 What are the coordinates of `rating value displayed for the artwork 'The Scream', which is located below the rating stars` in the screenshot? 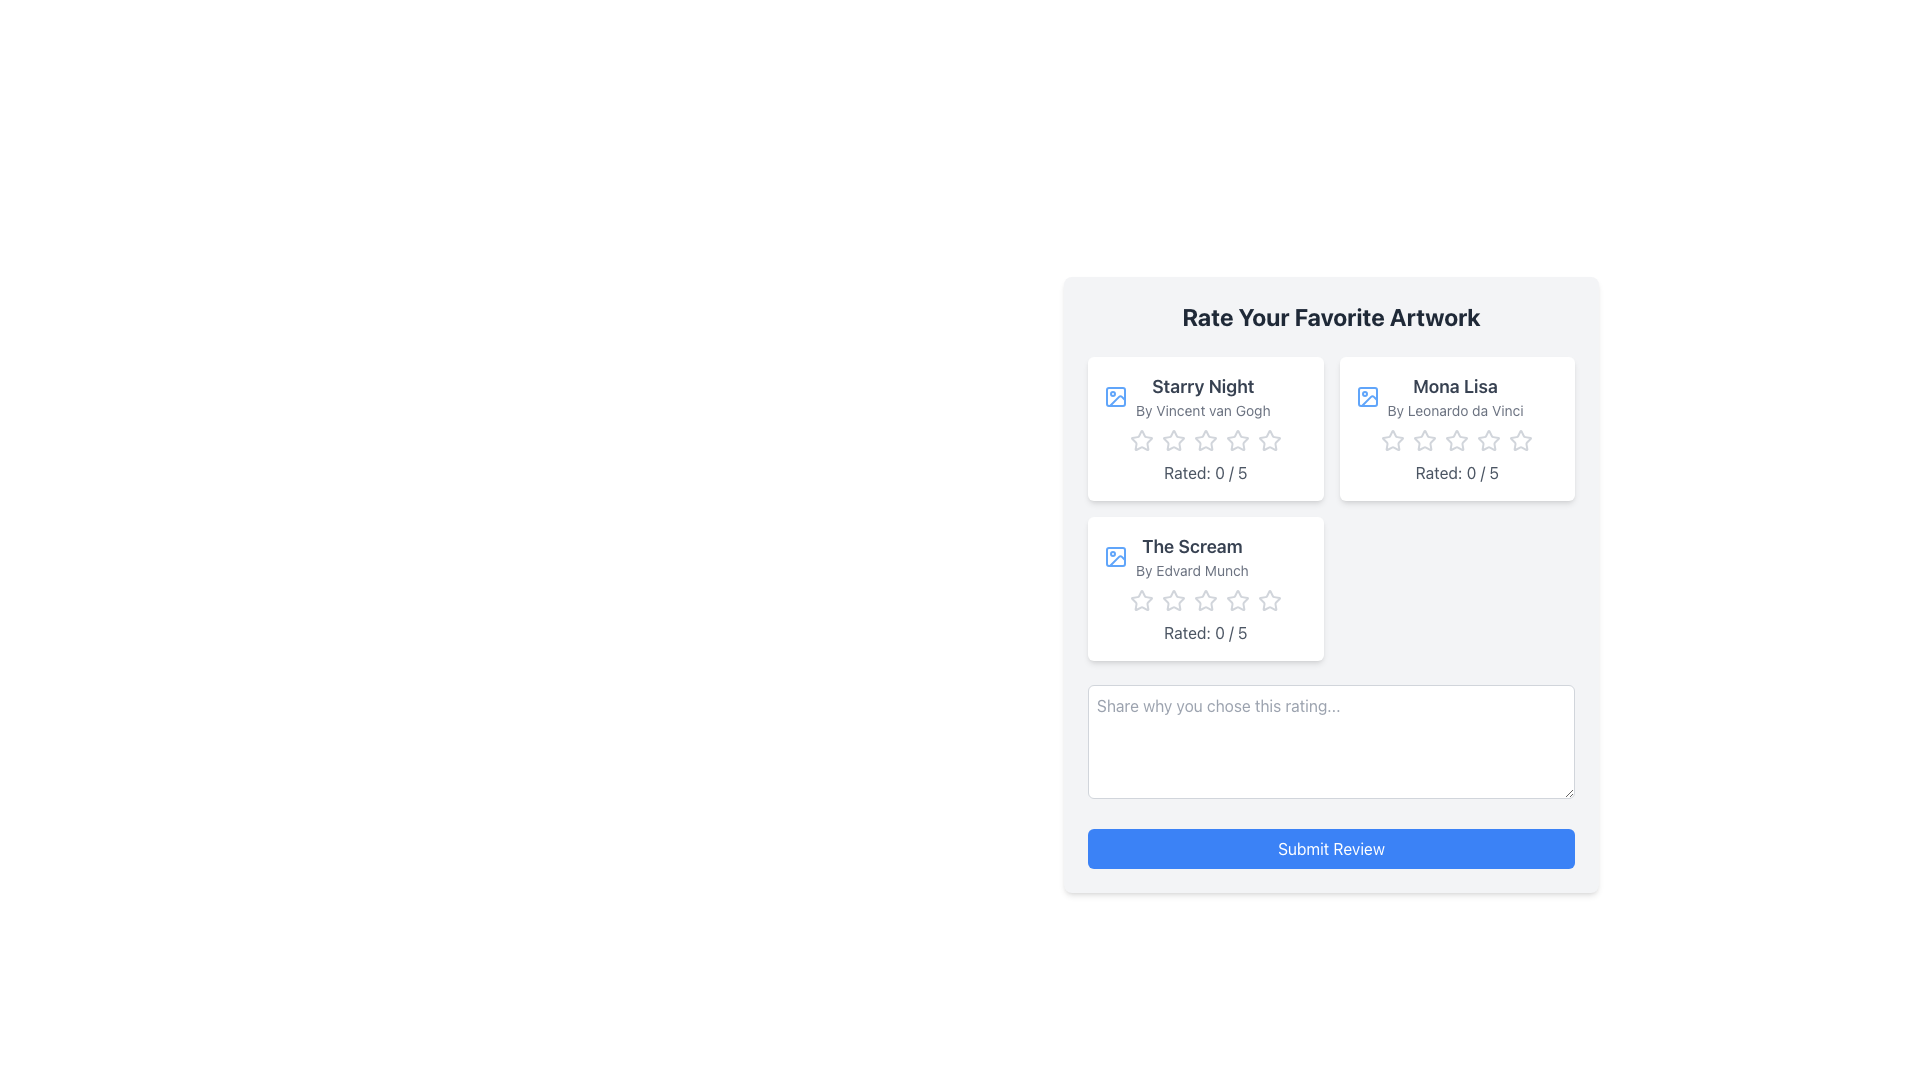 It's located at (1204, 632).